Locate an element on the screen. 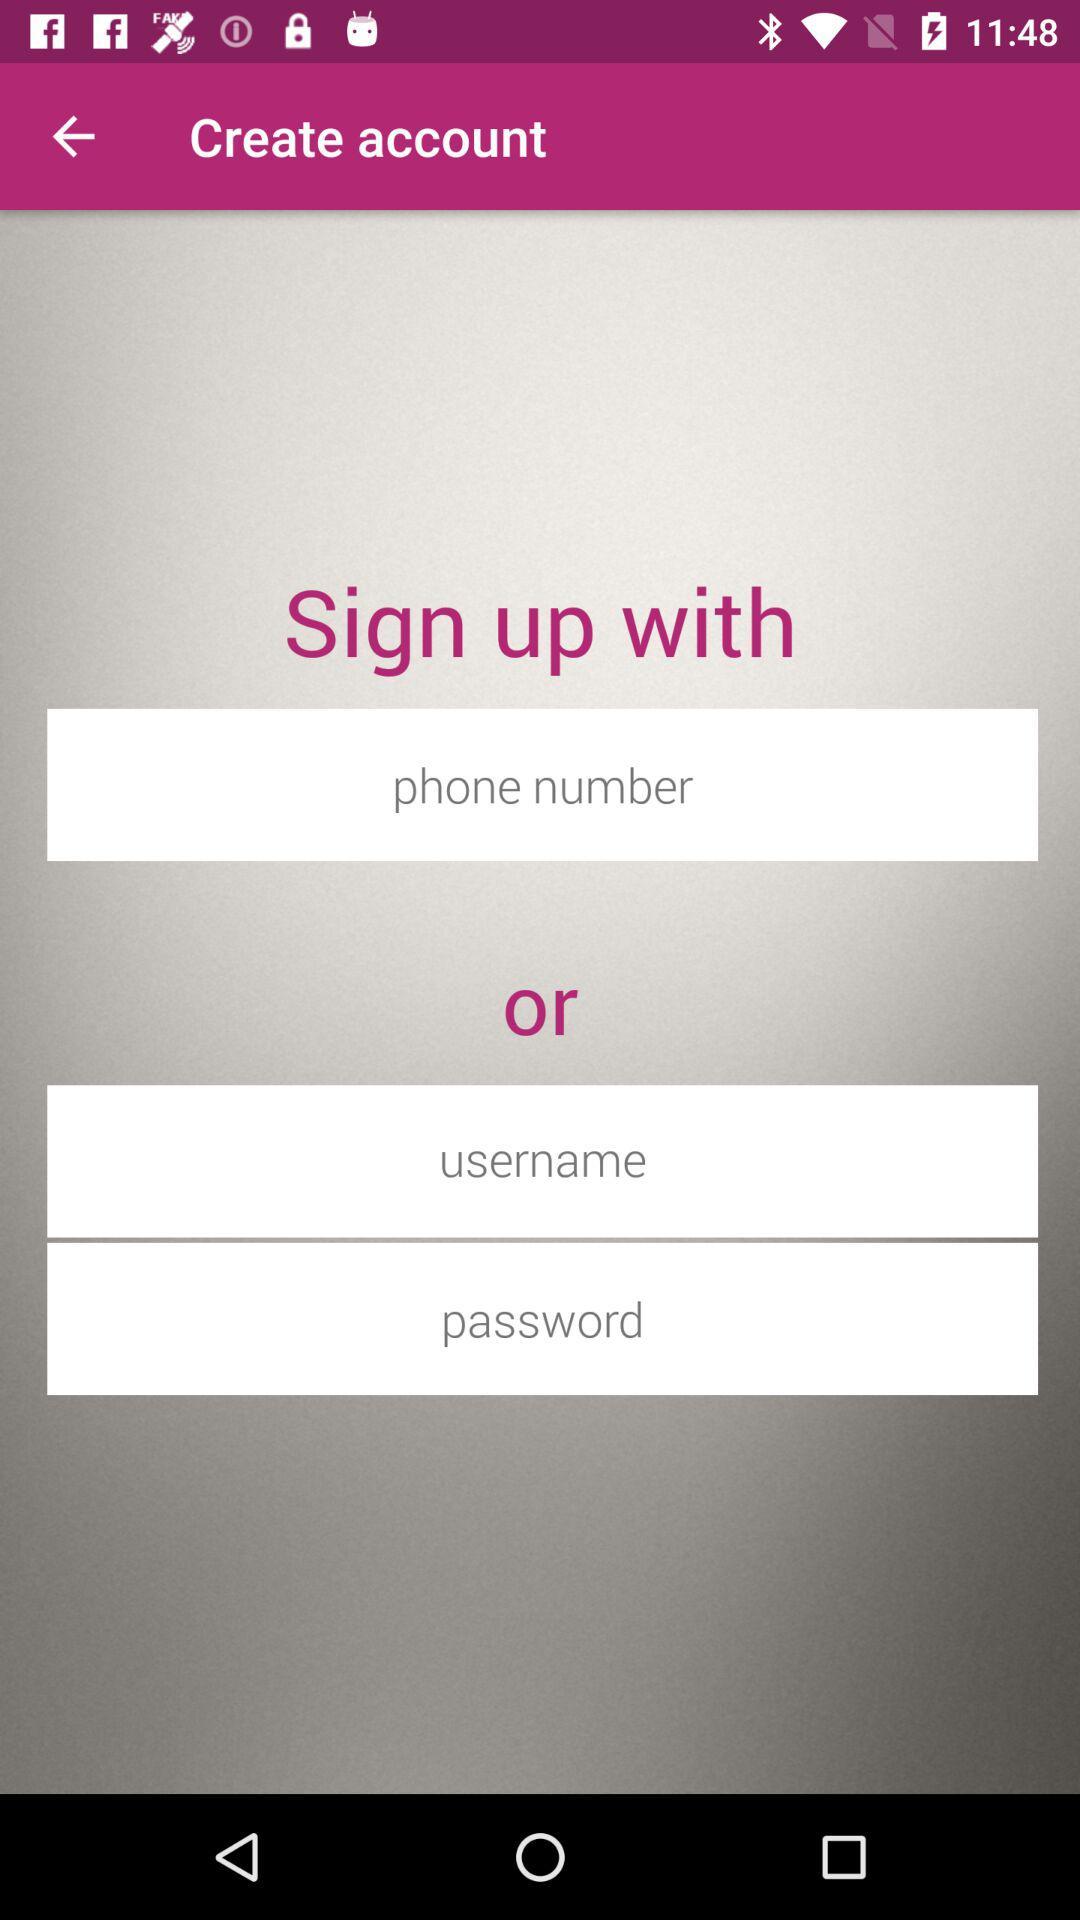 The height and width of the screenshot is (1920, 1080). sign in with username is located at coordinates (542, 1158).